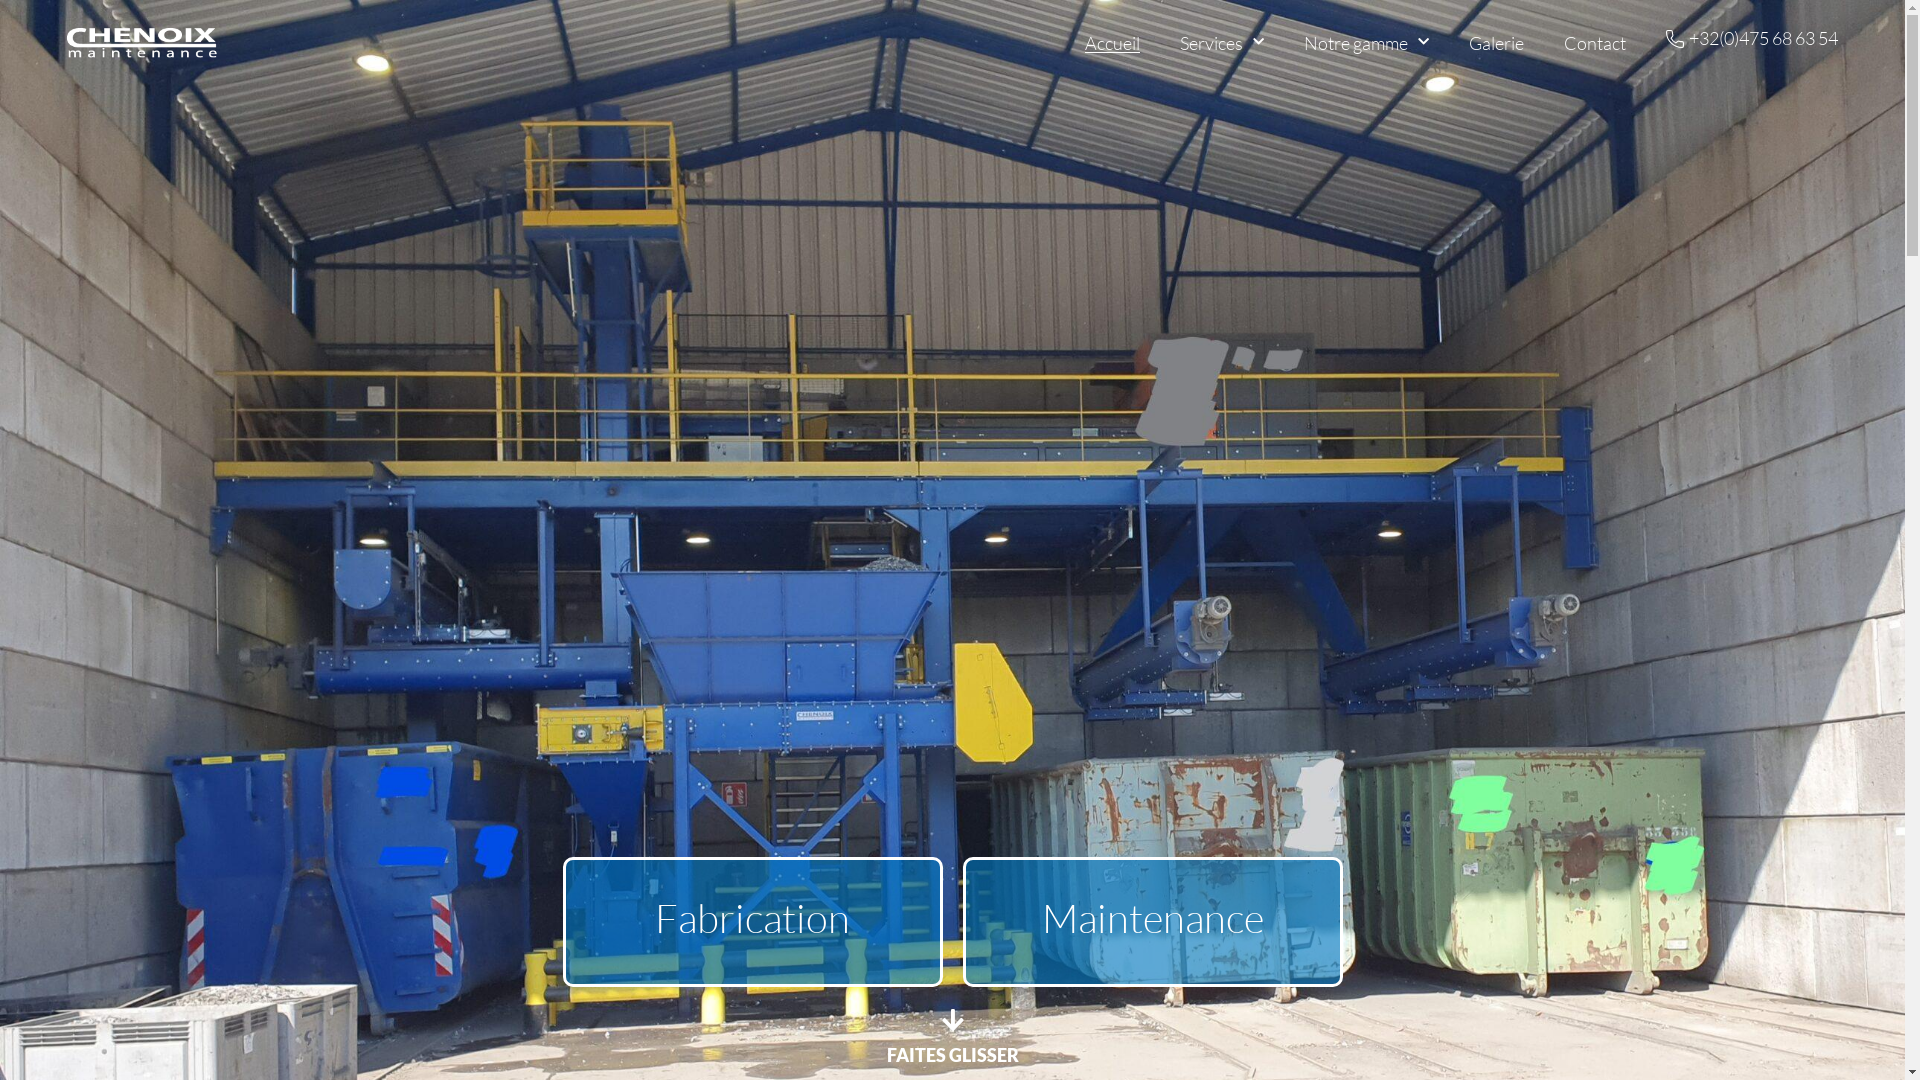  I want to click on 'Contact', so click(1563, 42).